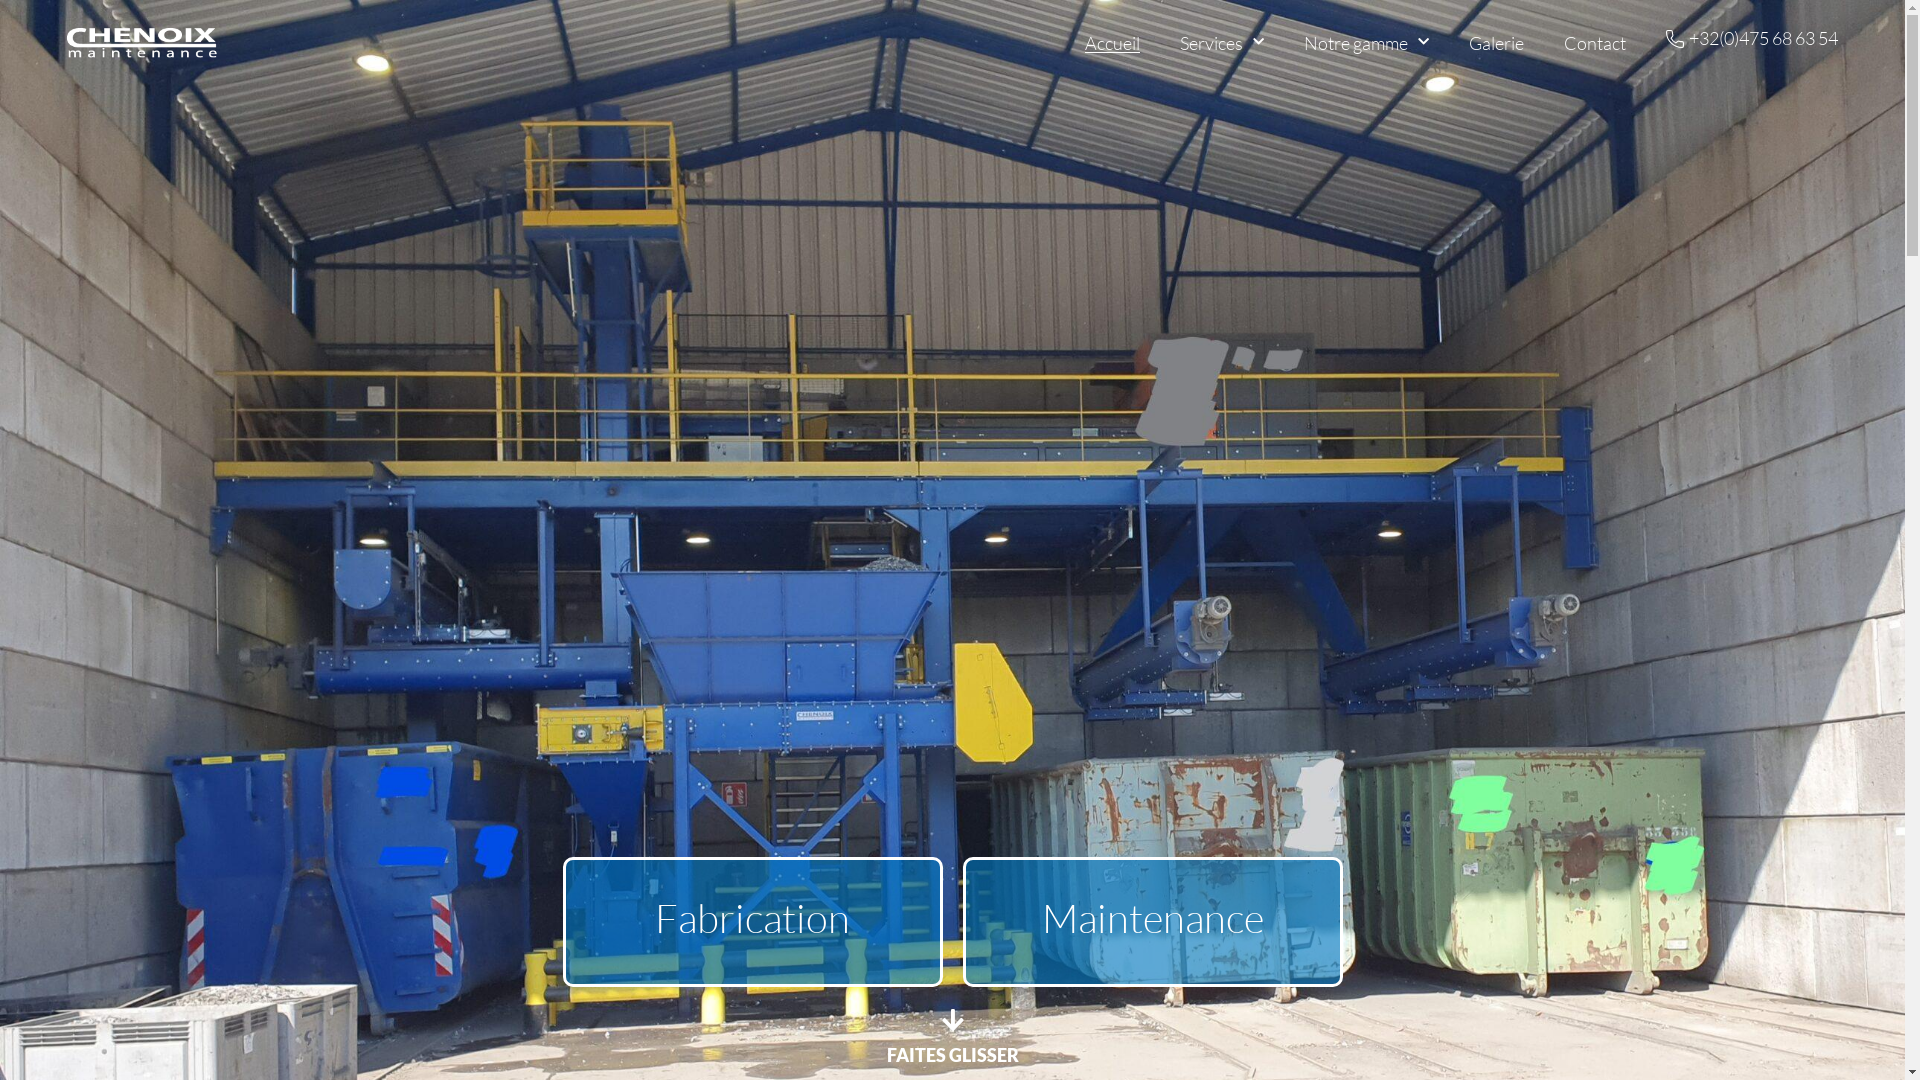  I want to click on 'Contact', so click(1563, 42).